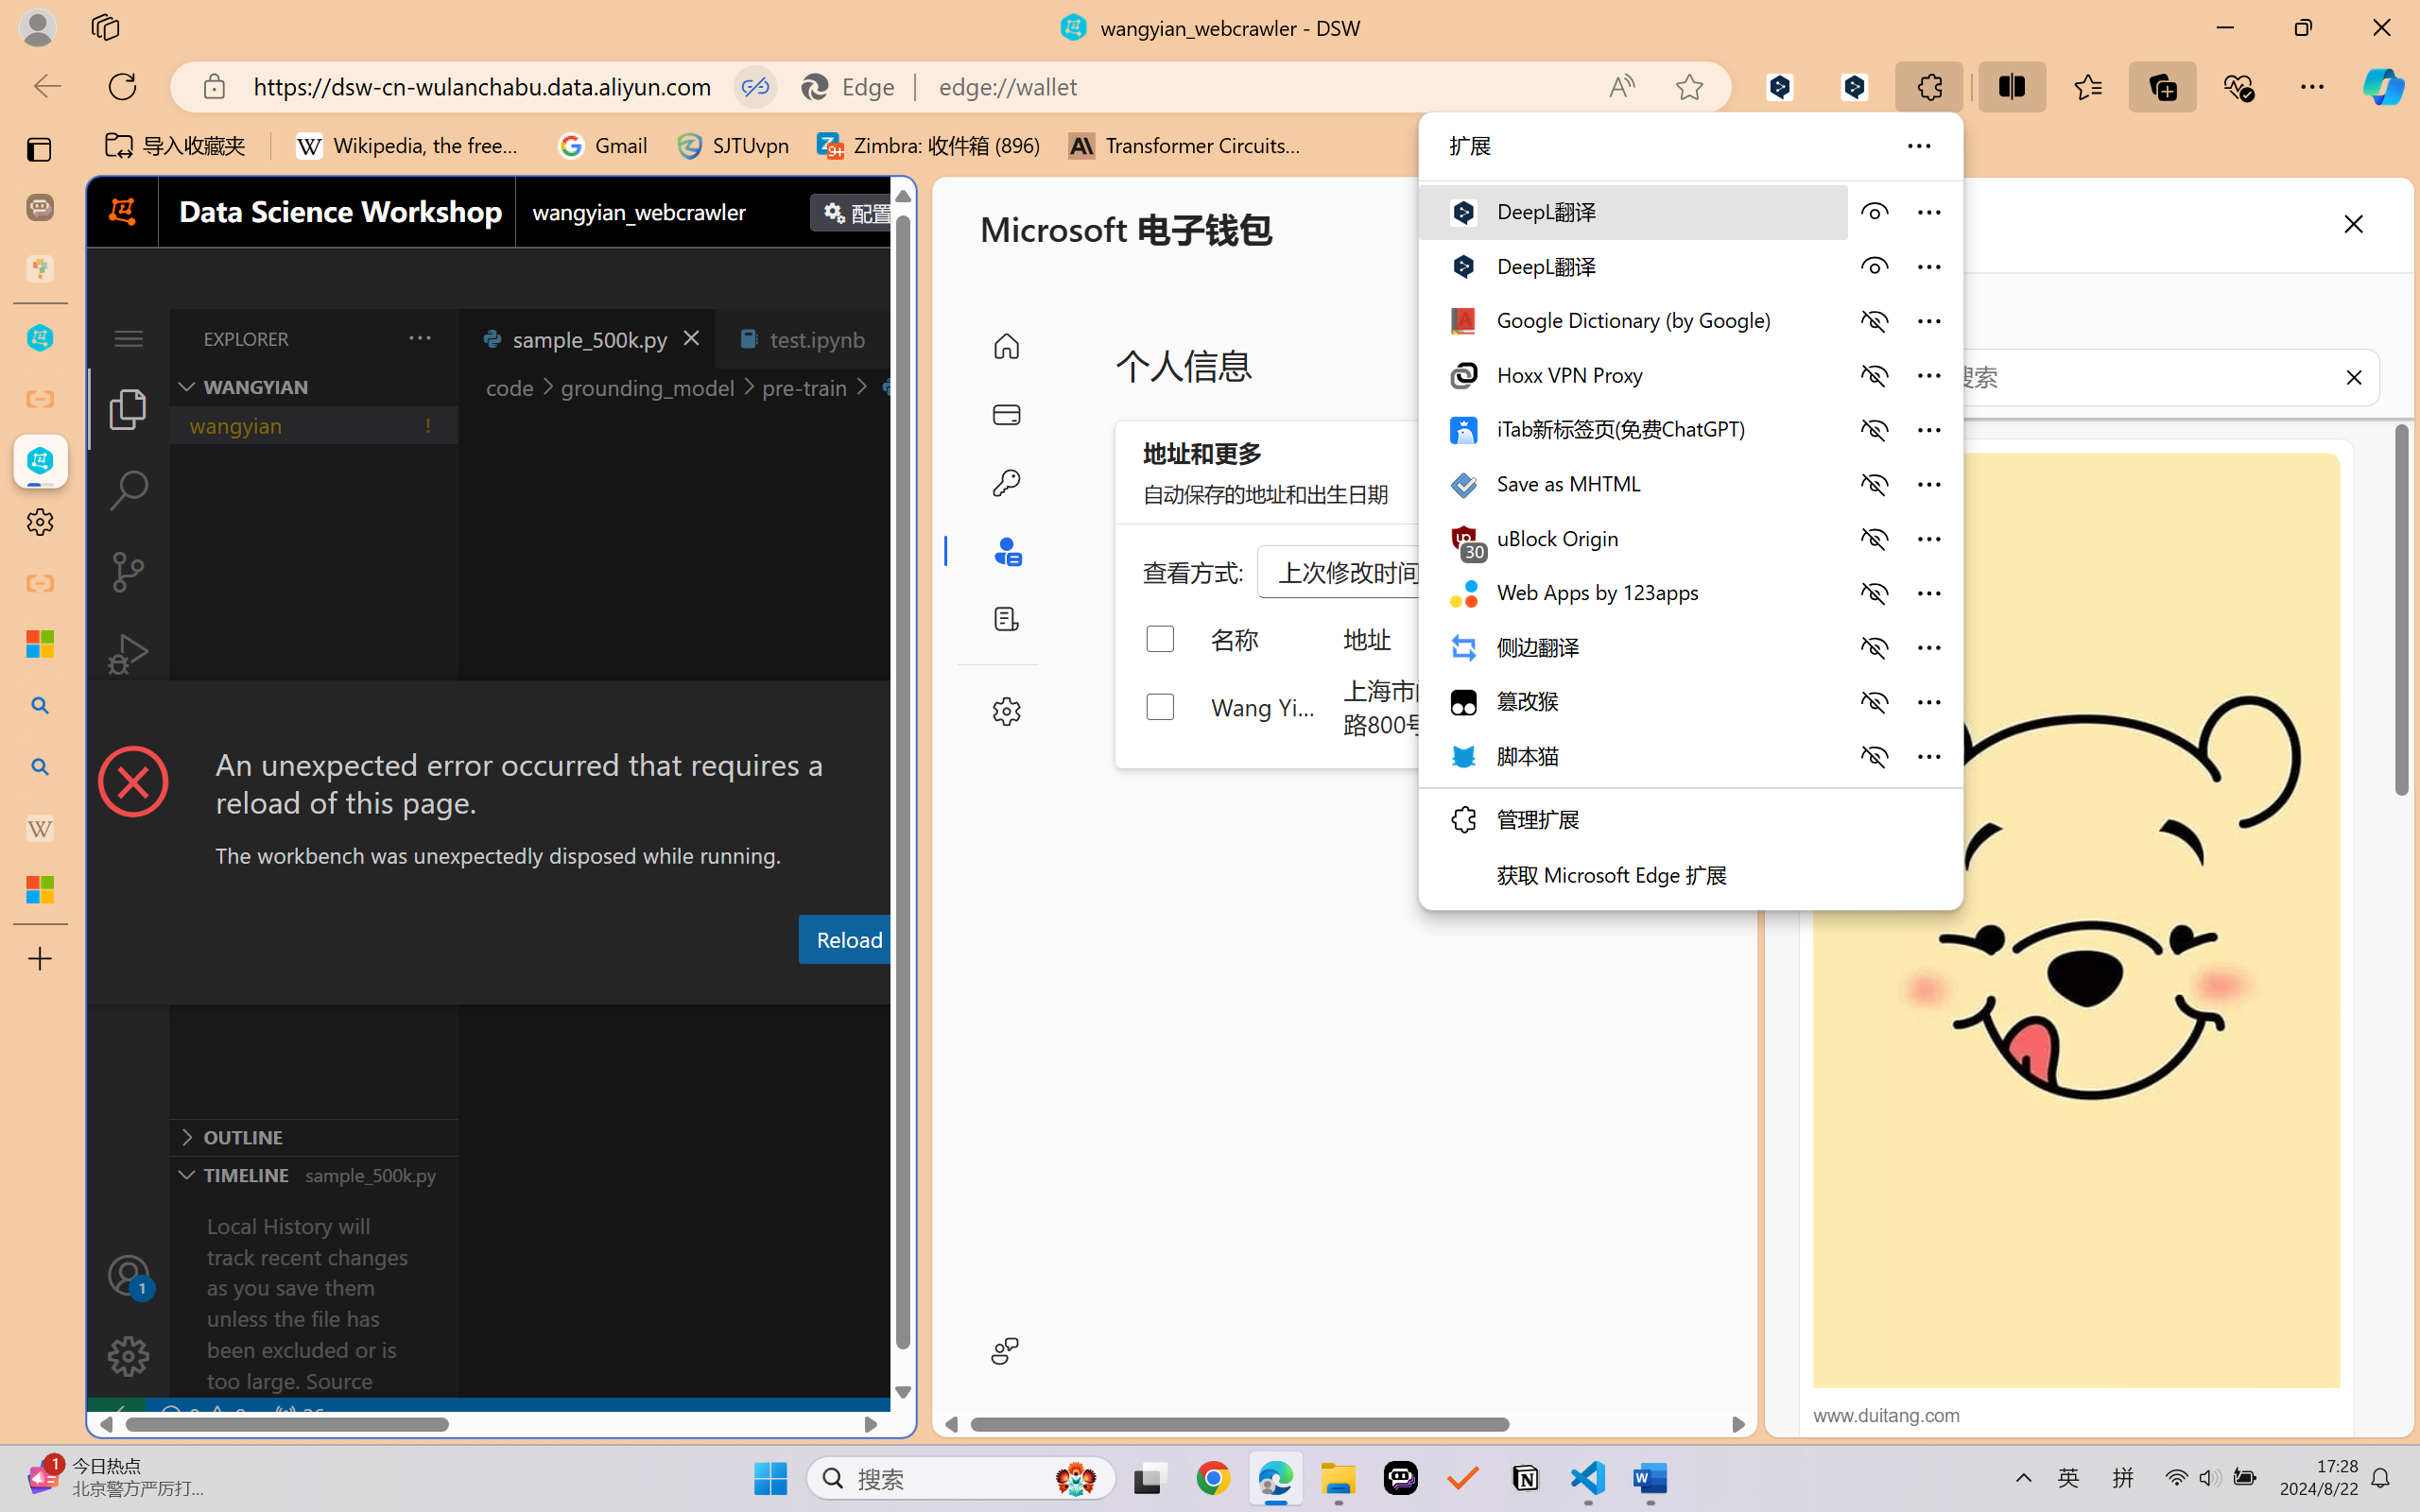  Describe the element at coordinates (1632, 374) in the screenshot. I see `'Hoxx VPN Proxy'` at that location.